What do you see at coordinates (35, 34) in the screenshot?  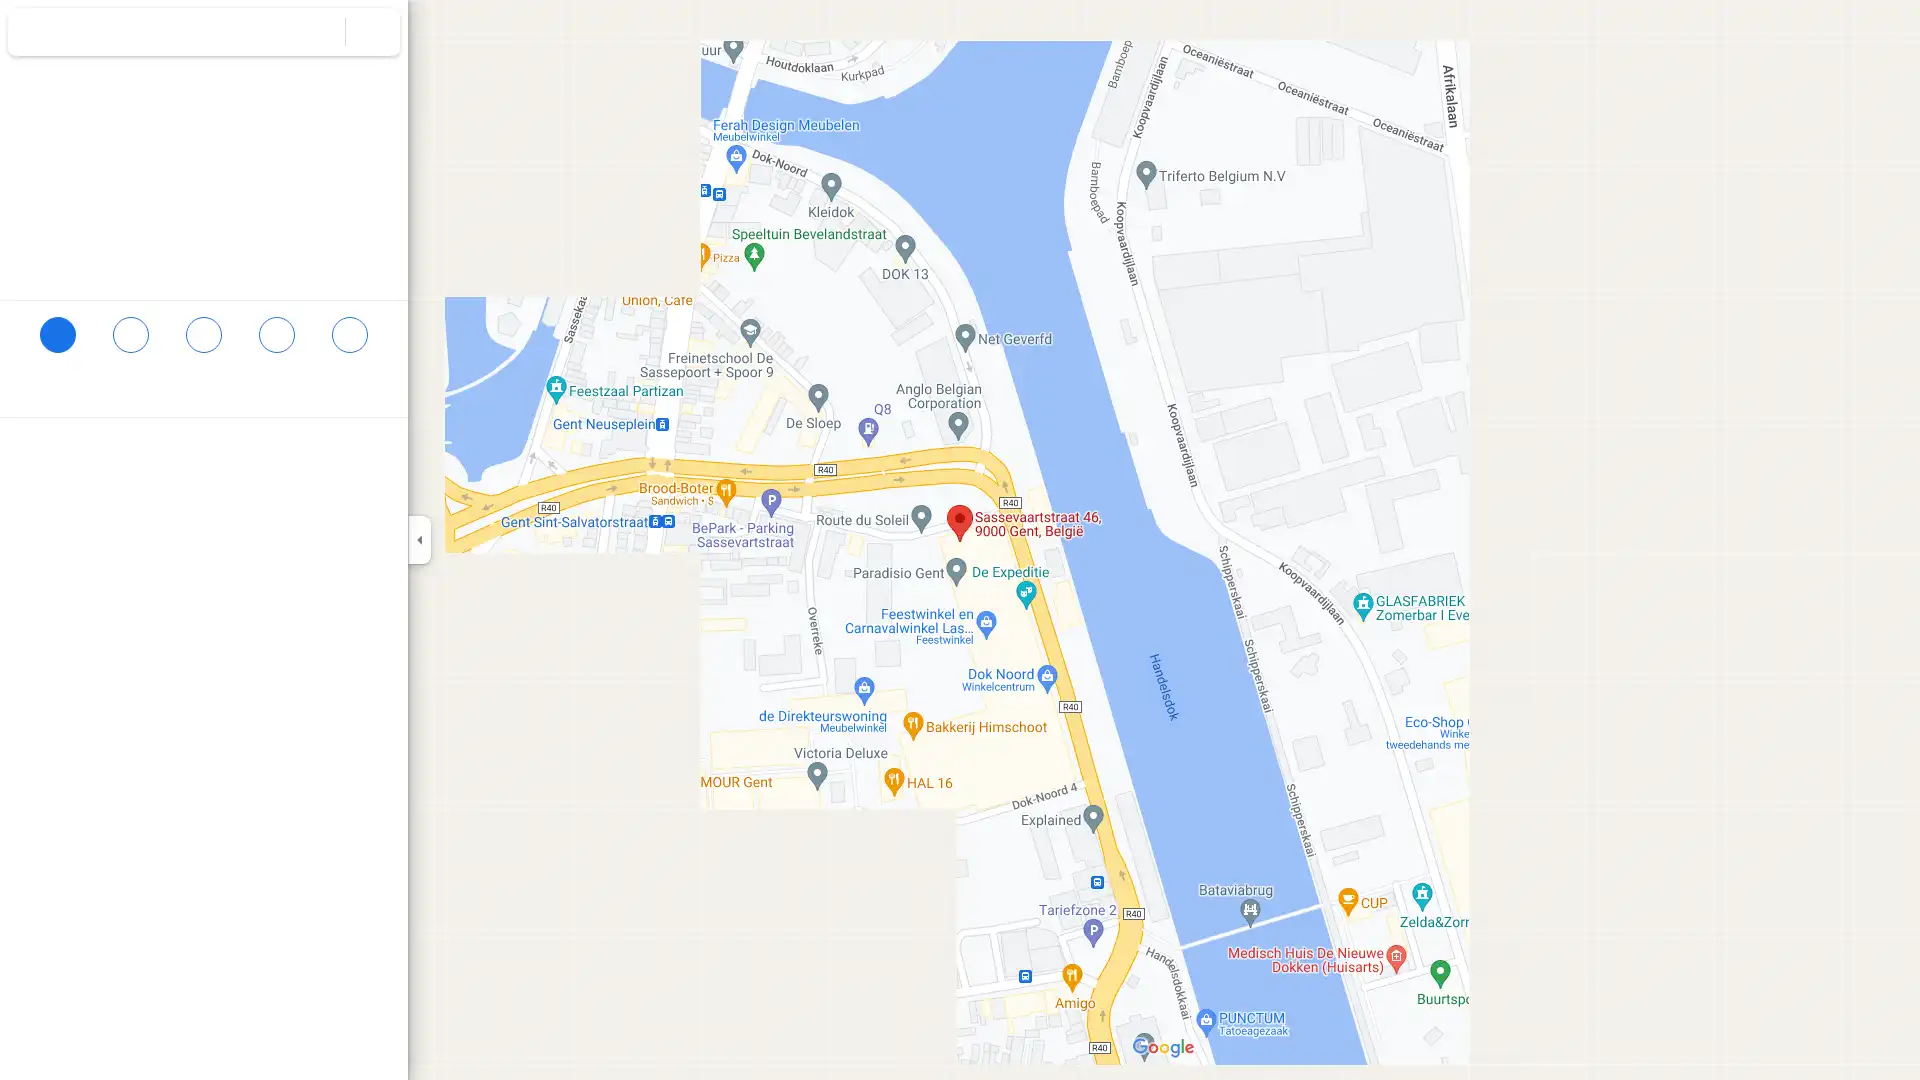 I see `Menu` at bounding box center [35, 34].